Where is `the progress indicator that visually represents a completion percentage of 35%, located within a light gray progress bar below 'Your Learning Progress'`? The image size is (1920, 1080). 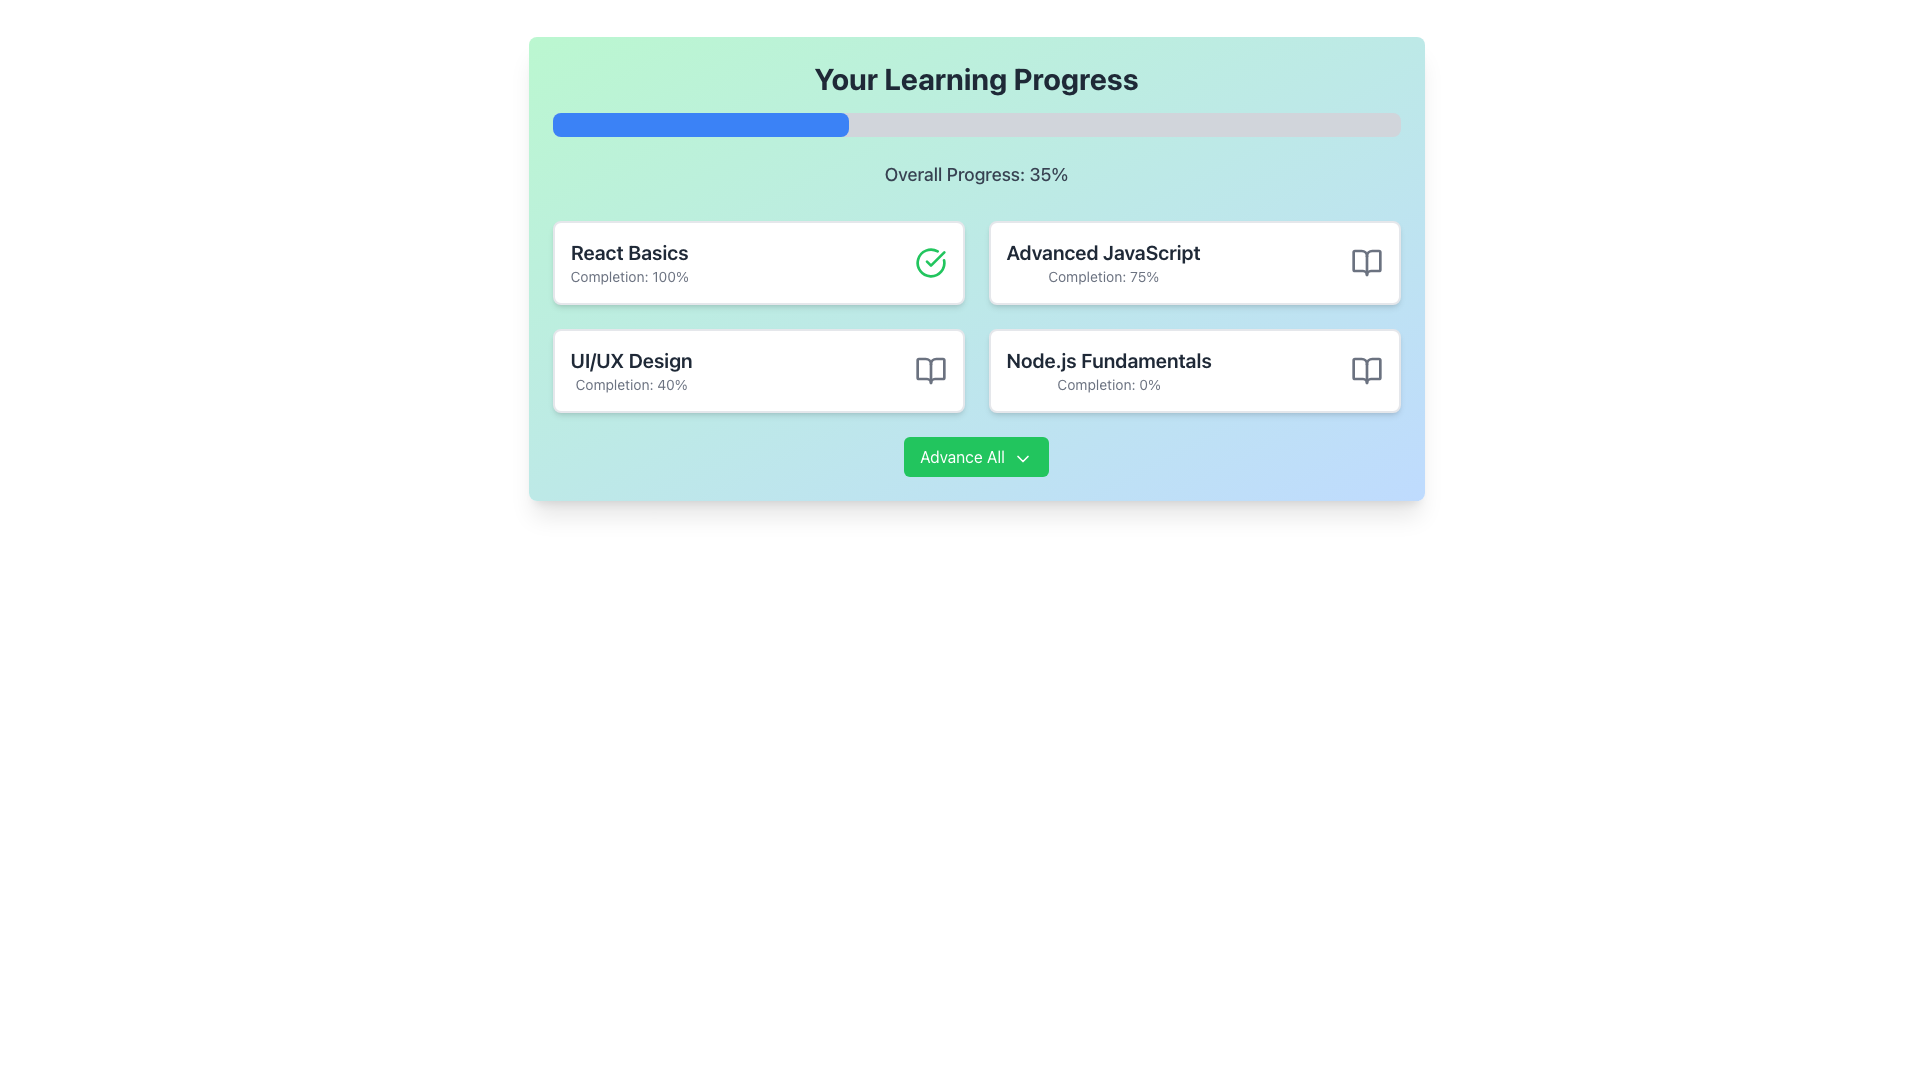 the progress indicator that visually represents a completion percentage of 35%, located within a light gray progress bar below 'Your Learning Progress' is located at coordinates (700, 124).